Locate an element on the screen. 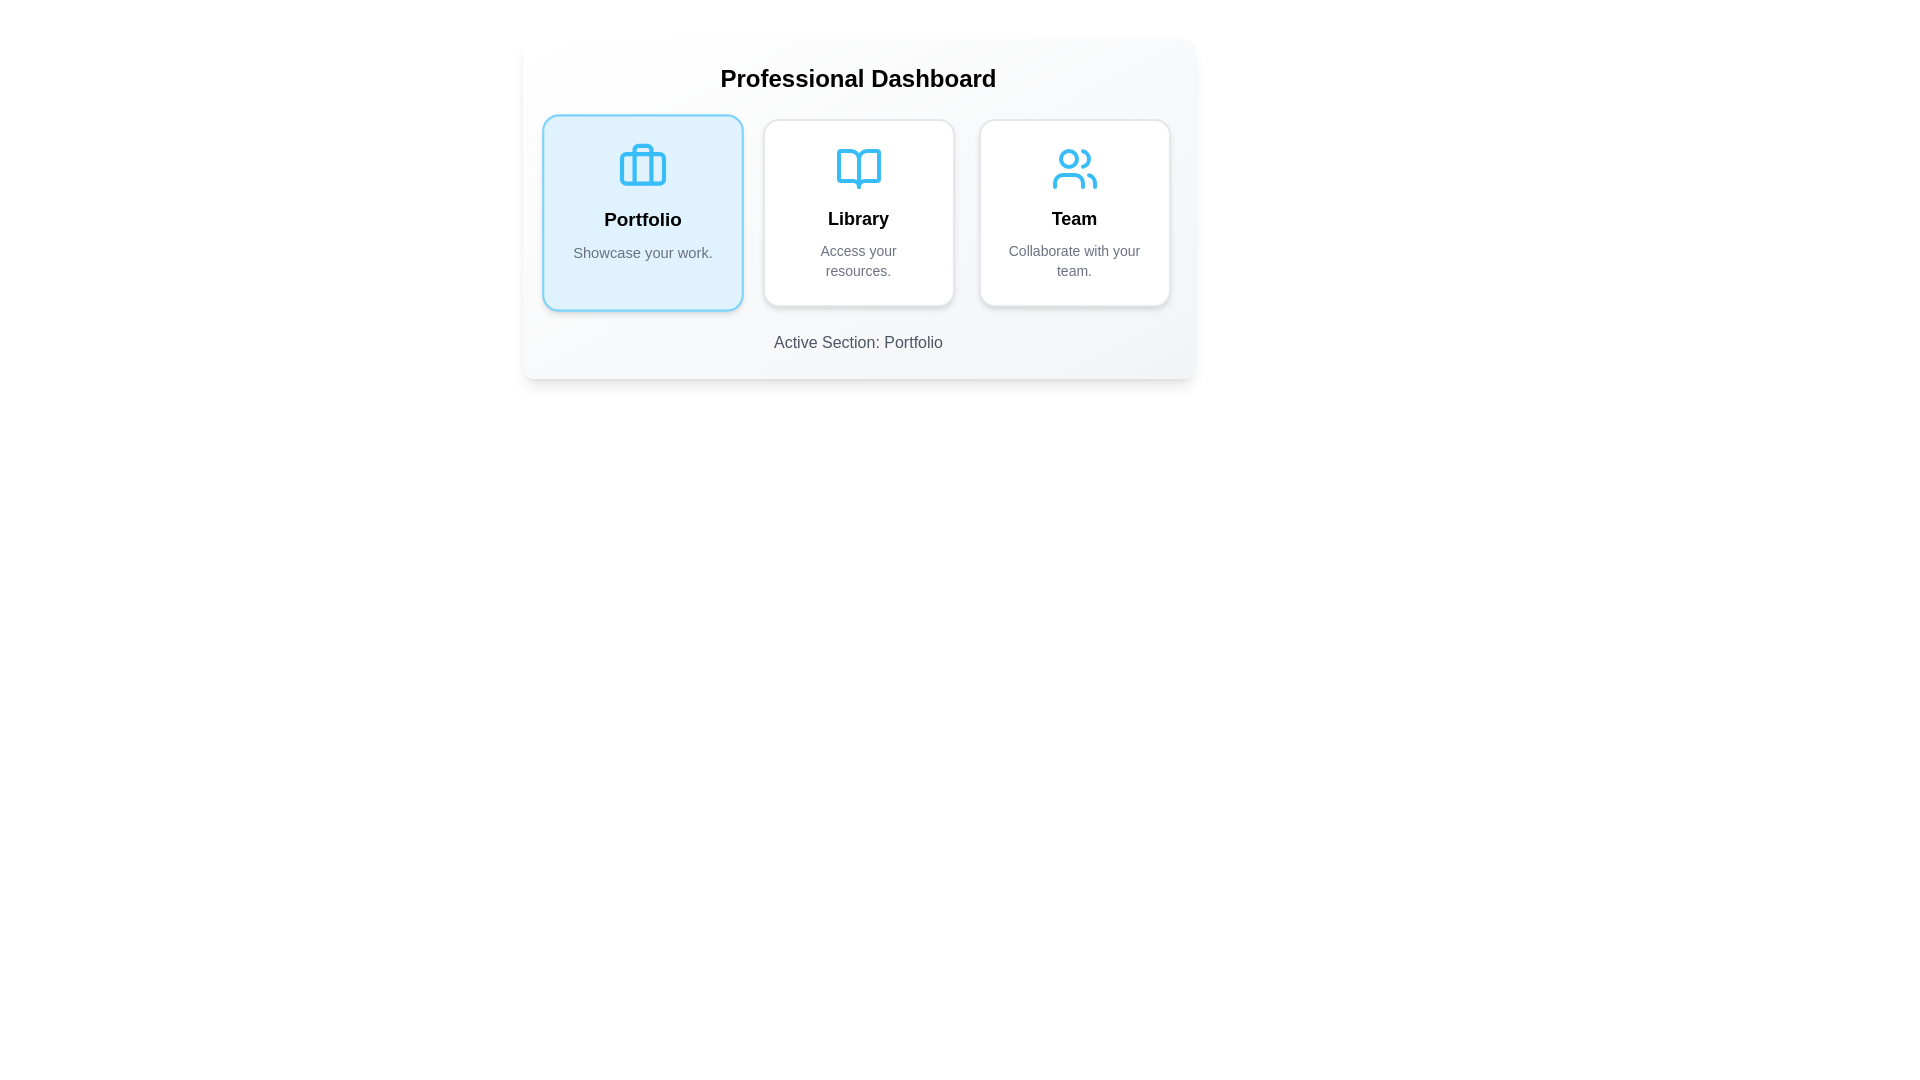  the Portfolio card to select it is located at coordinates (642, 212).